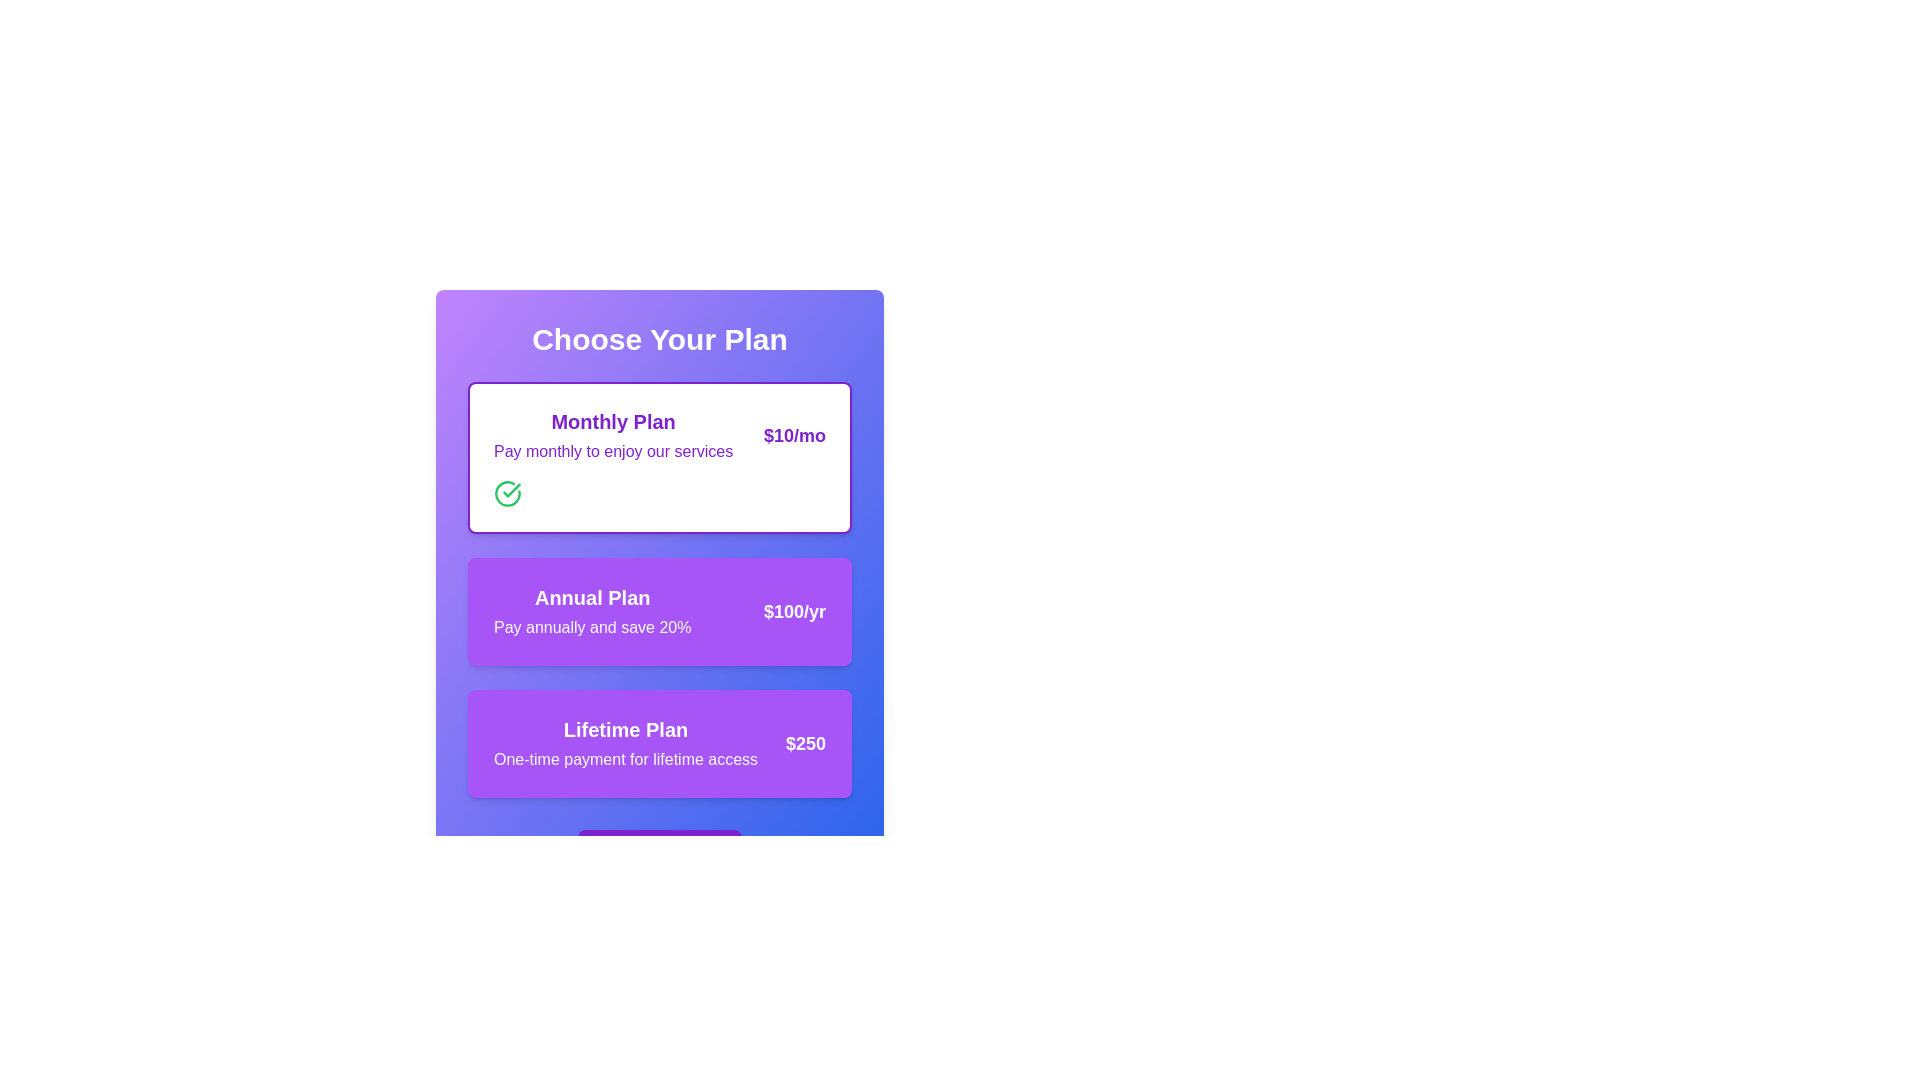 The height and width of the screenshot is (1080, 1920). What do you see at coordinates (806, 744) in the screenshot?
I see `the text label displaying '$250' which is located at the bottom-right corner of the 'Lifetime Plan' section and styled with a larger, bold typeface` at bounding box center [806, 744].